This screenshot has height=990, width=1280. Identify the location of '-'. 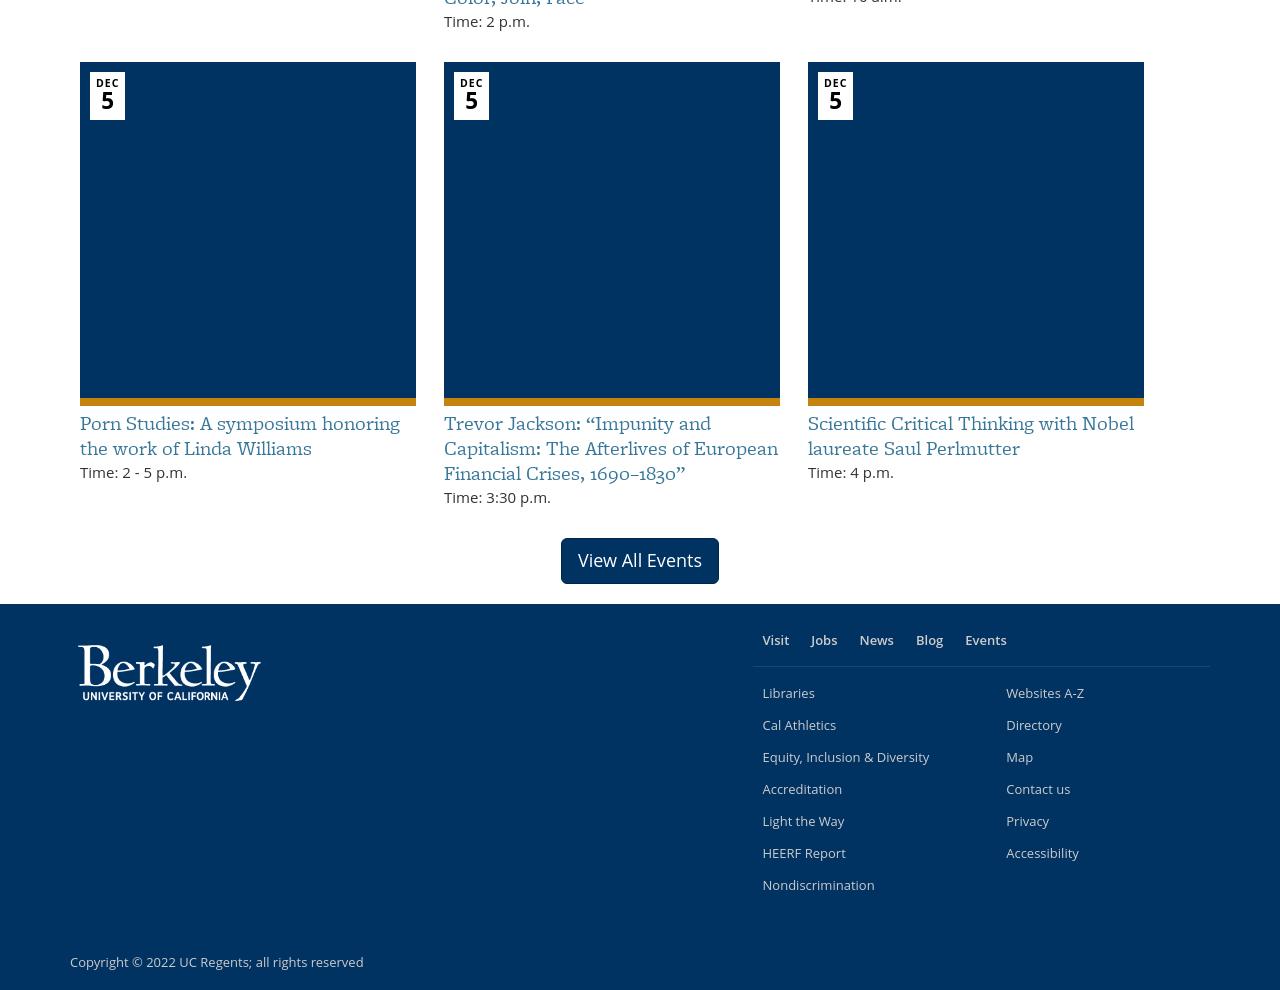
(135, 471).